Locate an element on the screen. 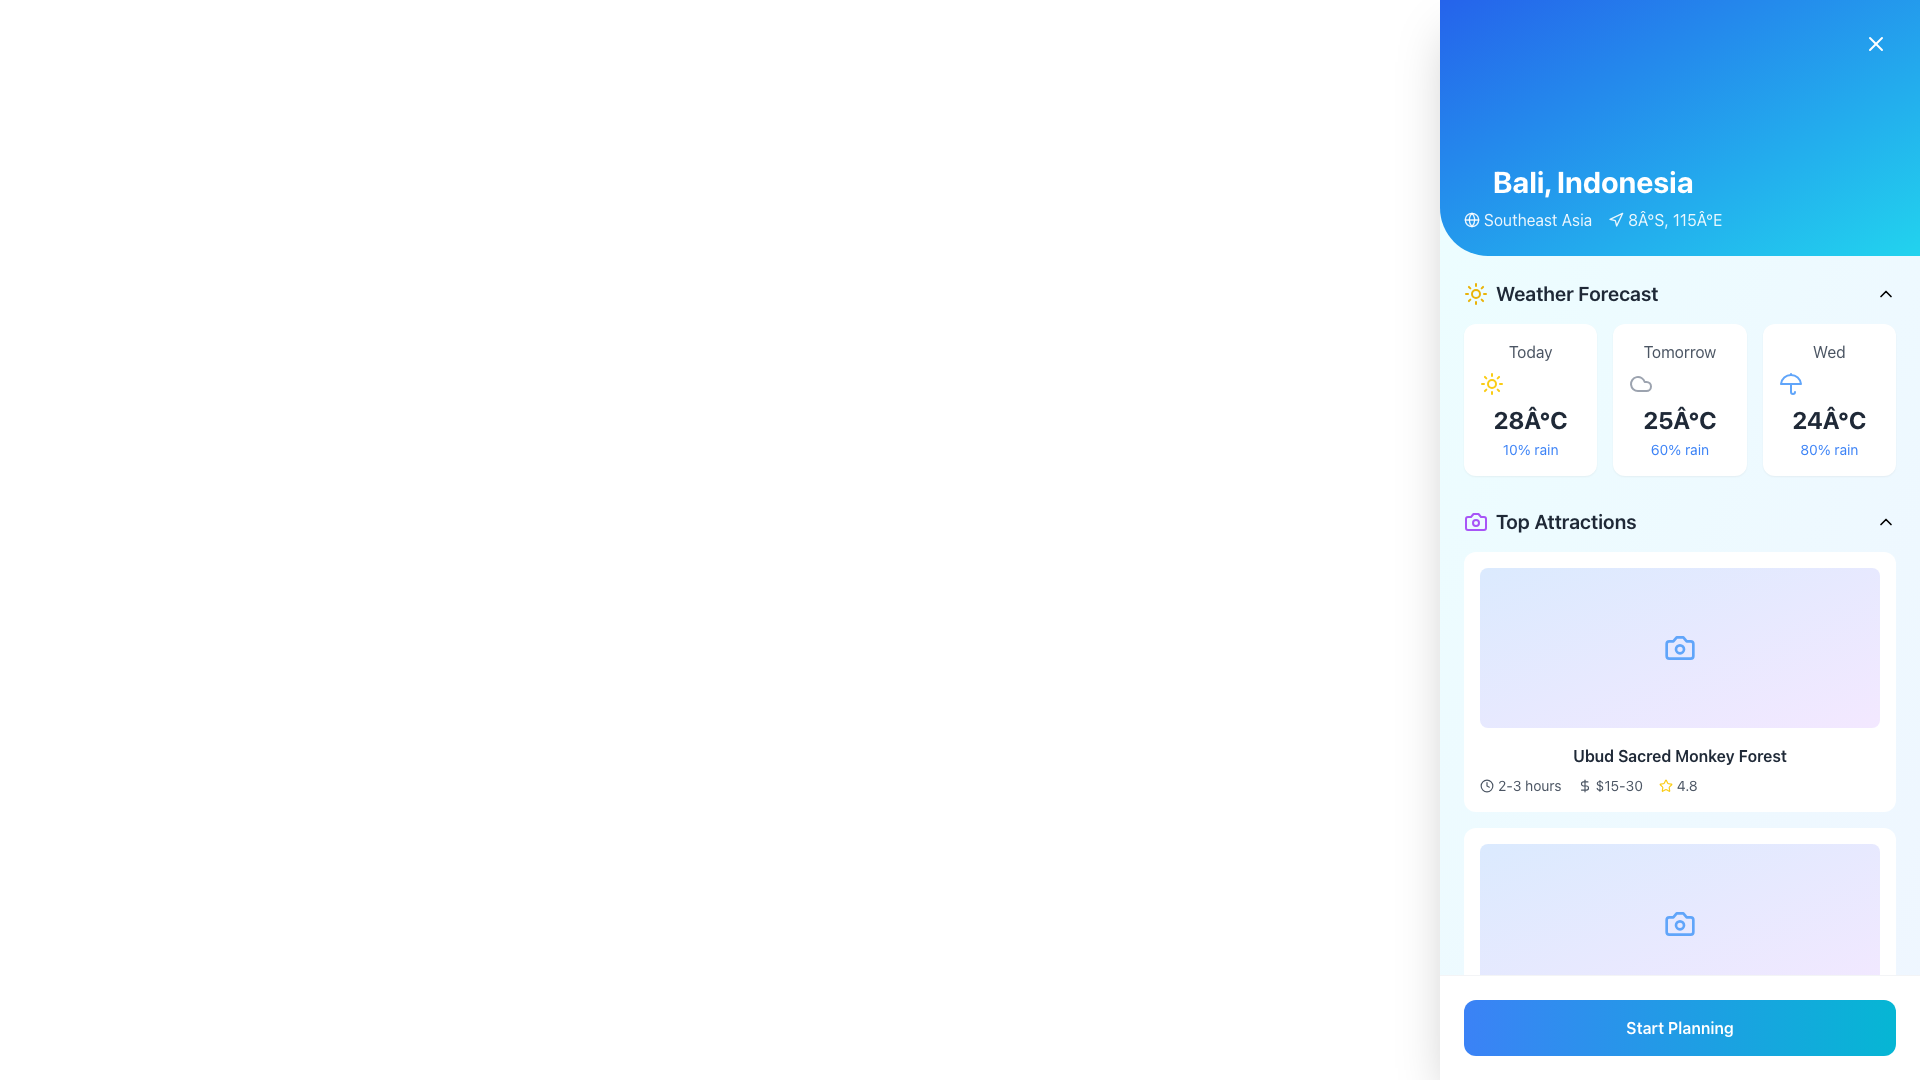  the weather icon representing cloudy conditions in the 'Tomorrow' section of the 'Weather Forecast' is located at coordinates (1641, 384).